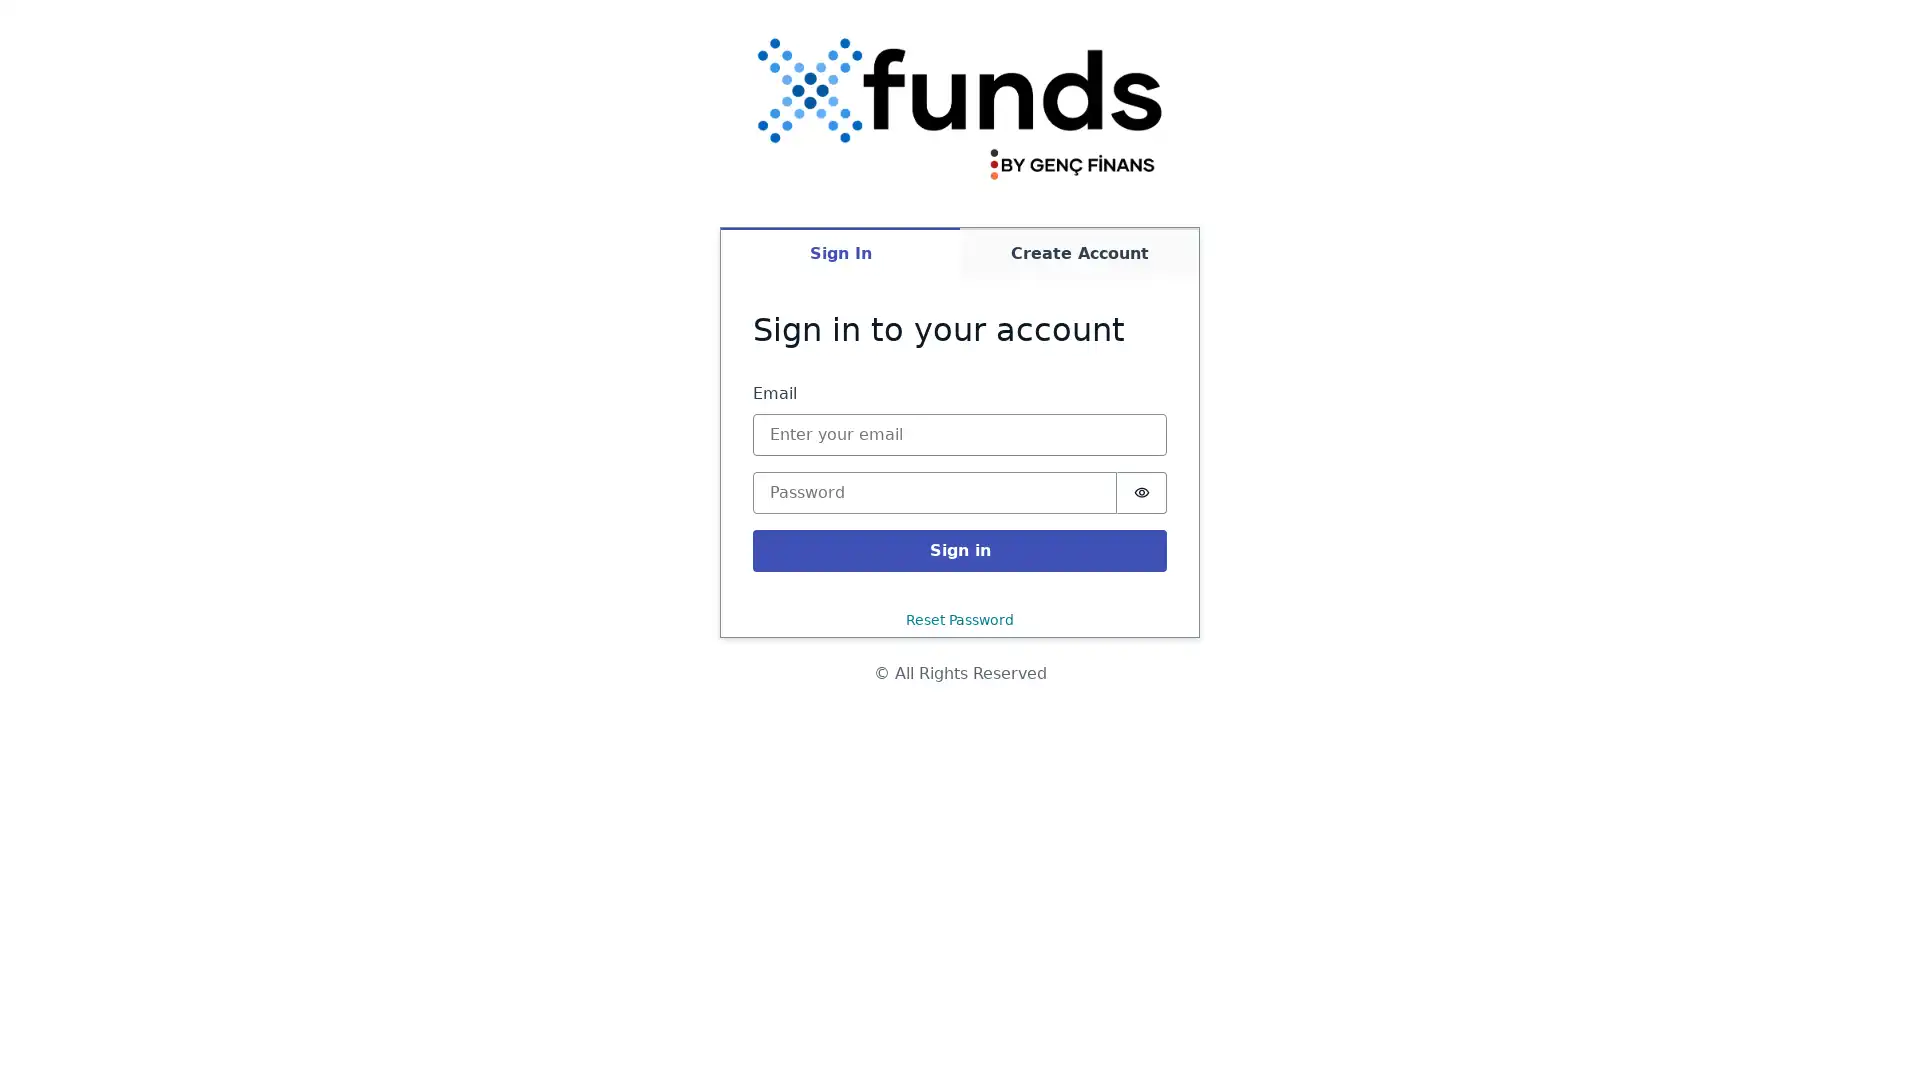 Image resolution: width=1920 pixels, height=1080 pixels. What do you see at coordinates (1142, 492) in the screenshot?
I see `Show password` at bounding box center [1142, 492].